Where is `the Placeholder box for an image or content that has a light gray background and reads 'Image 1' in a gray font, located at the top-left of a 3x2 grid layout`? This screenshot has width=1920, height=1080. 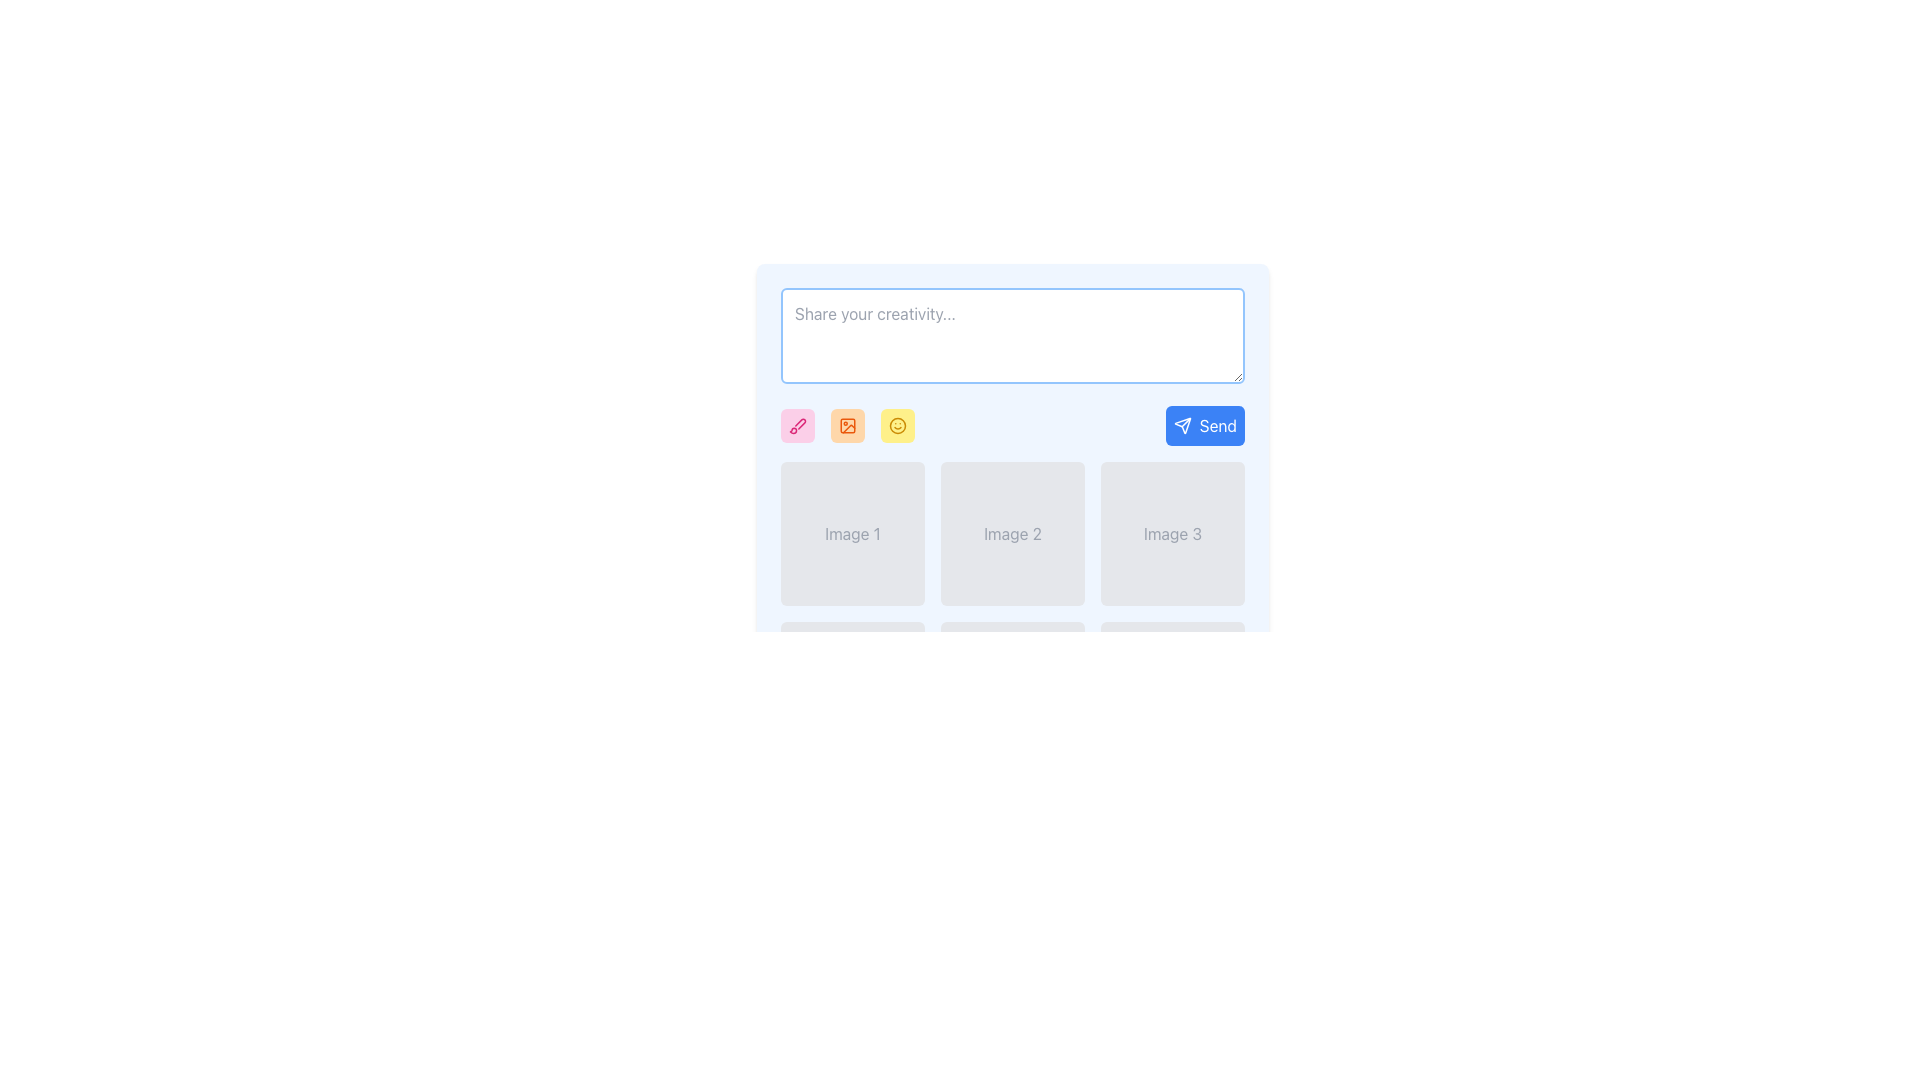
the Placeholder box for an image or content that has a light gray background and reads 'Image 1' in a gray font, located at the top-left of a 3x2 grid layout is located at coordinates (853, 532).